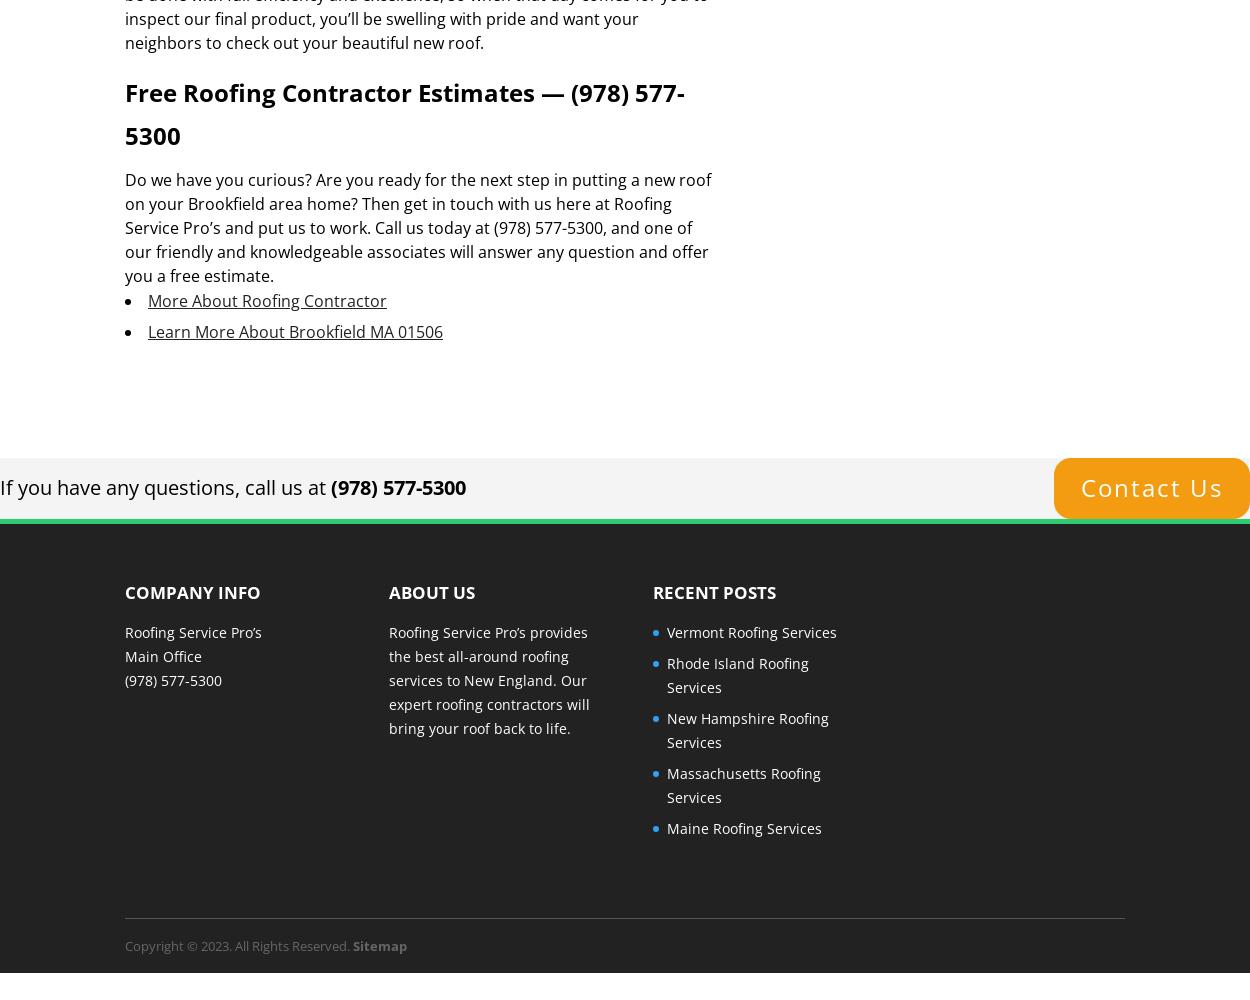 The image size is (1250, 1000). What do you see at coordinates (742, 826) in the screenshot?
I see `'Maine Roofing Services'` at bounding box center [742, 826].